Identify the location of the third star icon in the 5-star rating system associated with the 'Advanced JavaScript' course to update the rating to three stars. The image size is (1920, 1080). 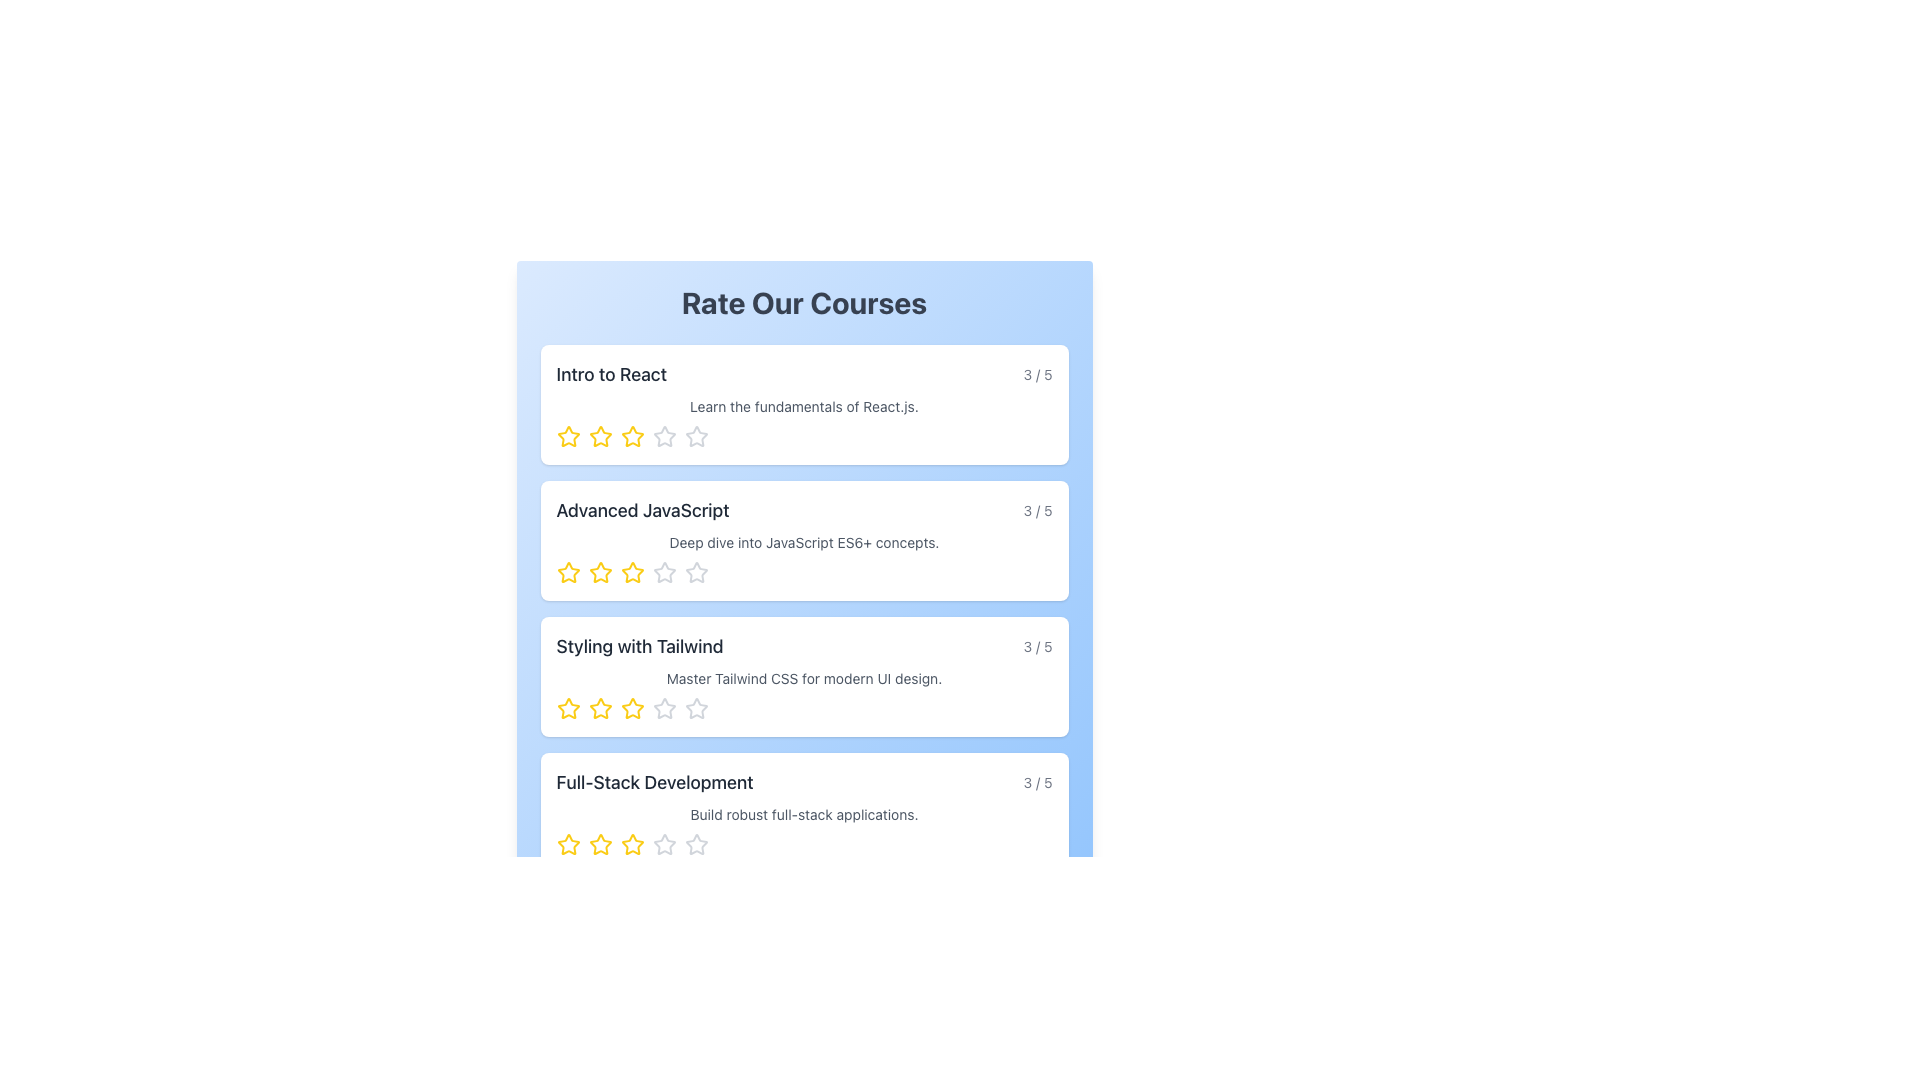
(664, 572).